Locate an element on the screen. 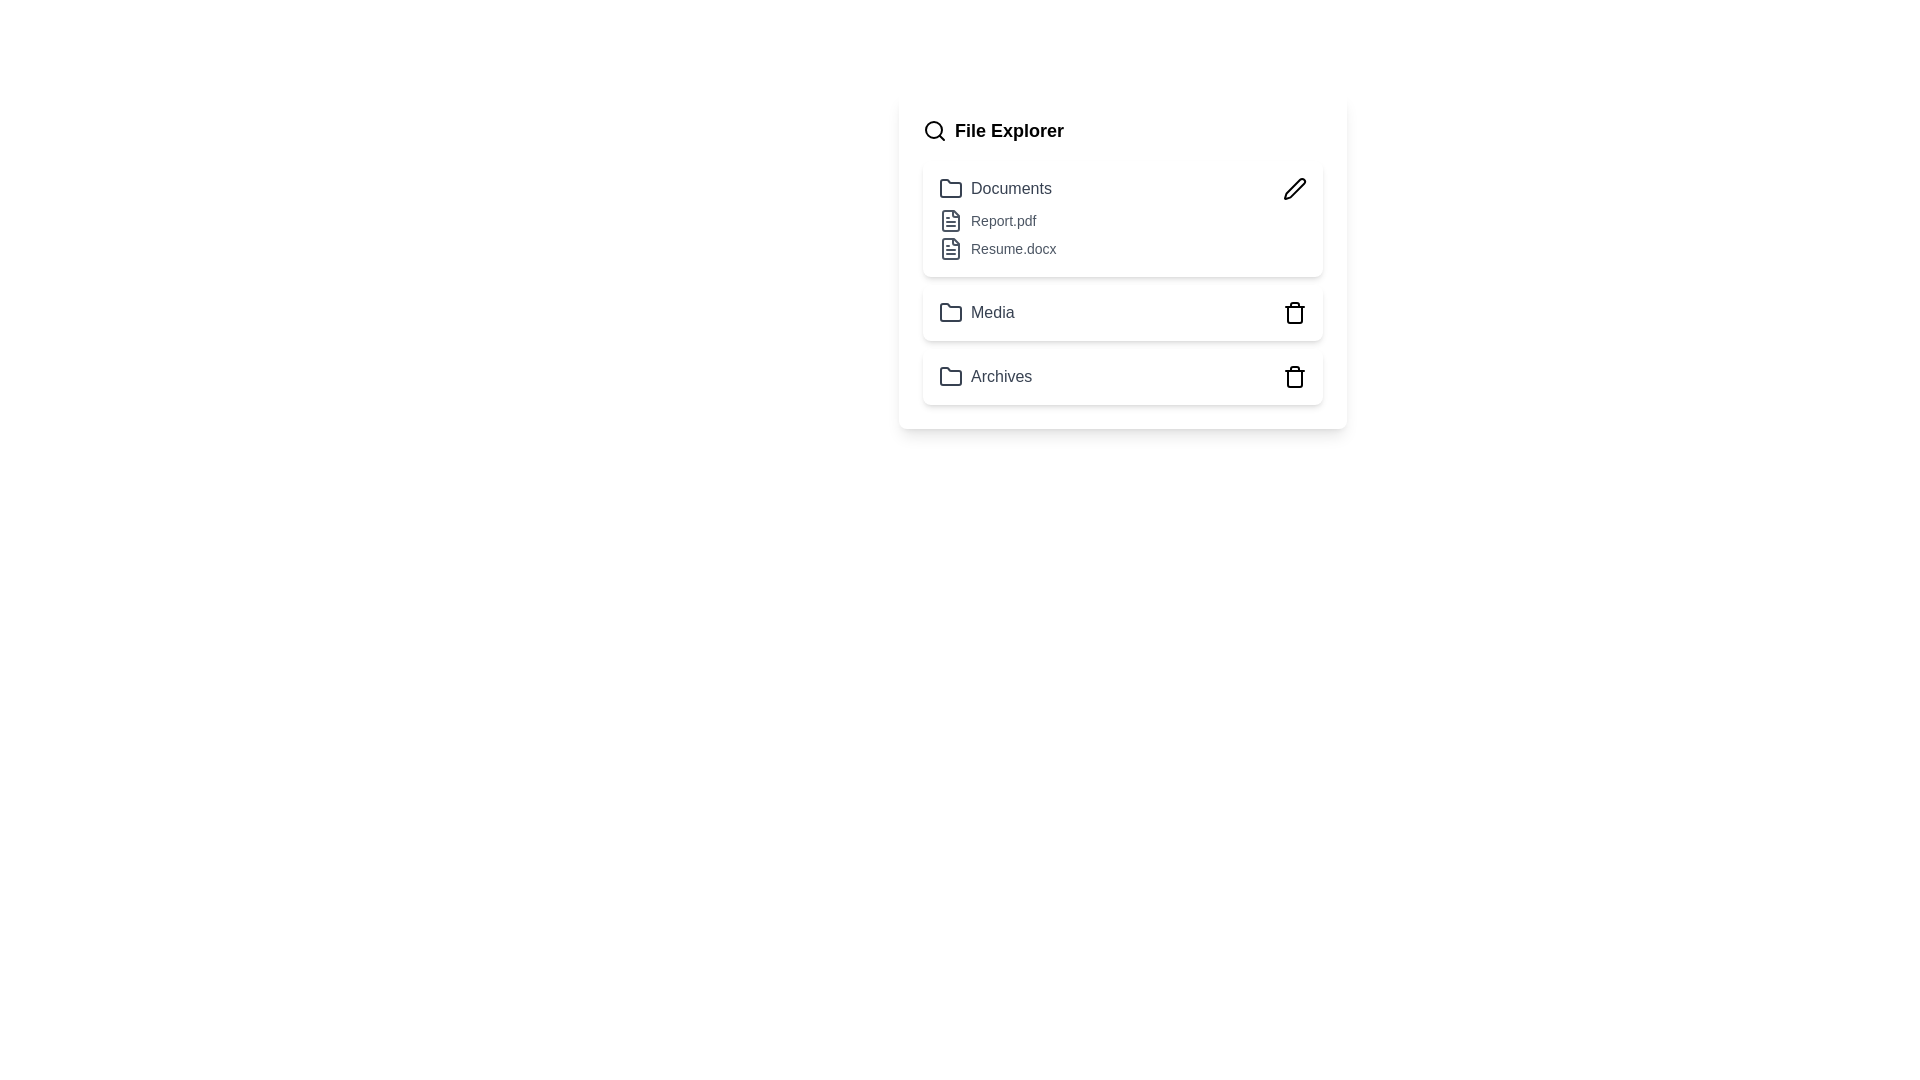  the 'Resume.docx' file entry down is located at coordinates (1123, 248).